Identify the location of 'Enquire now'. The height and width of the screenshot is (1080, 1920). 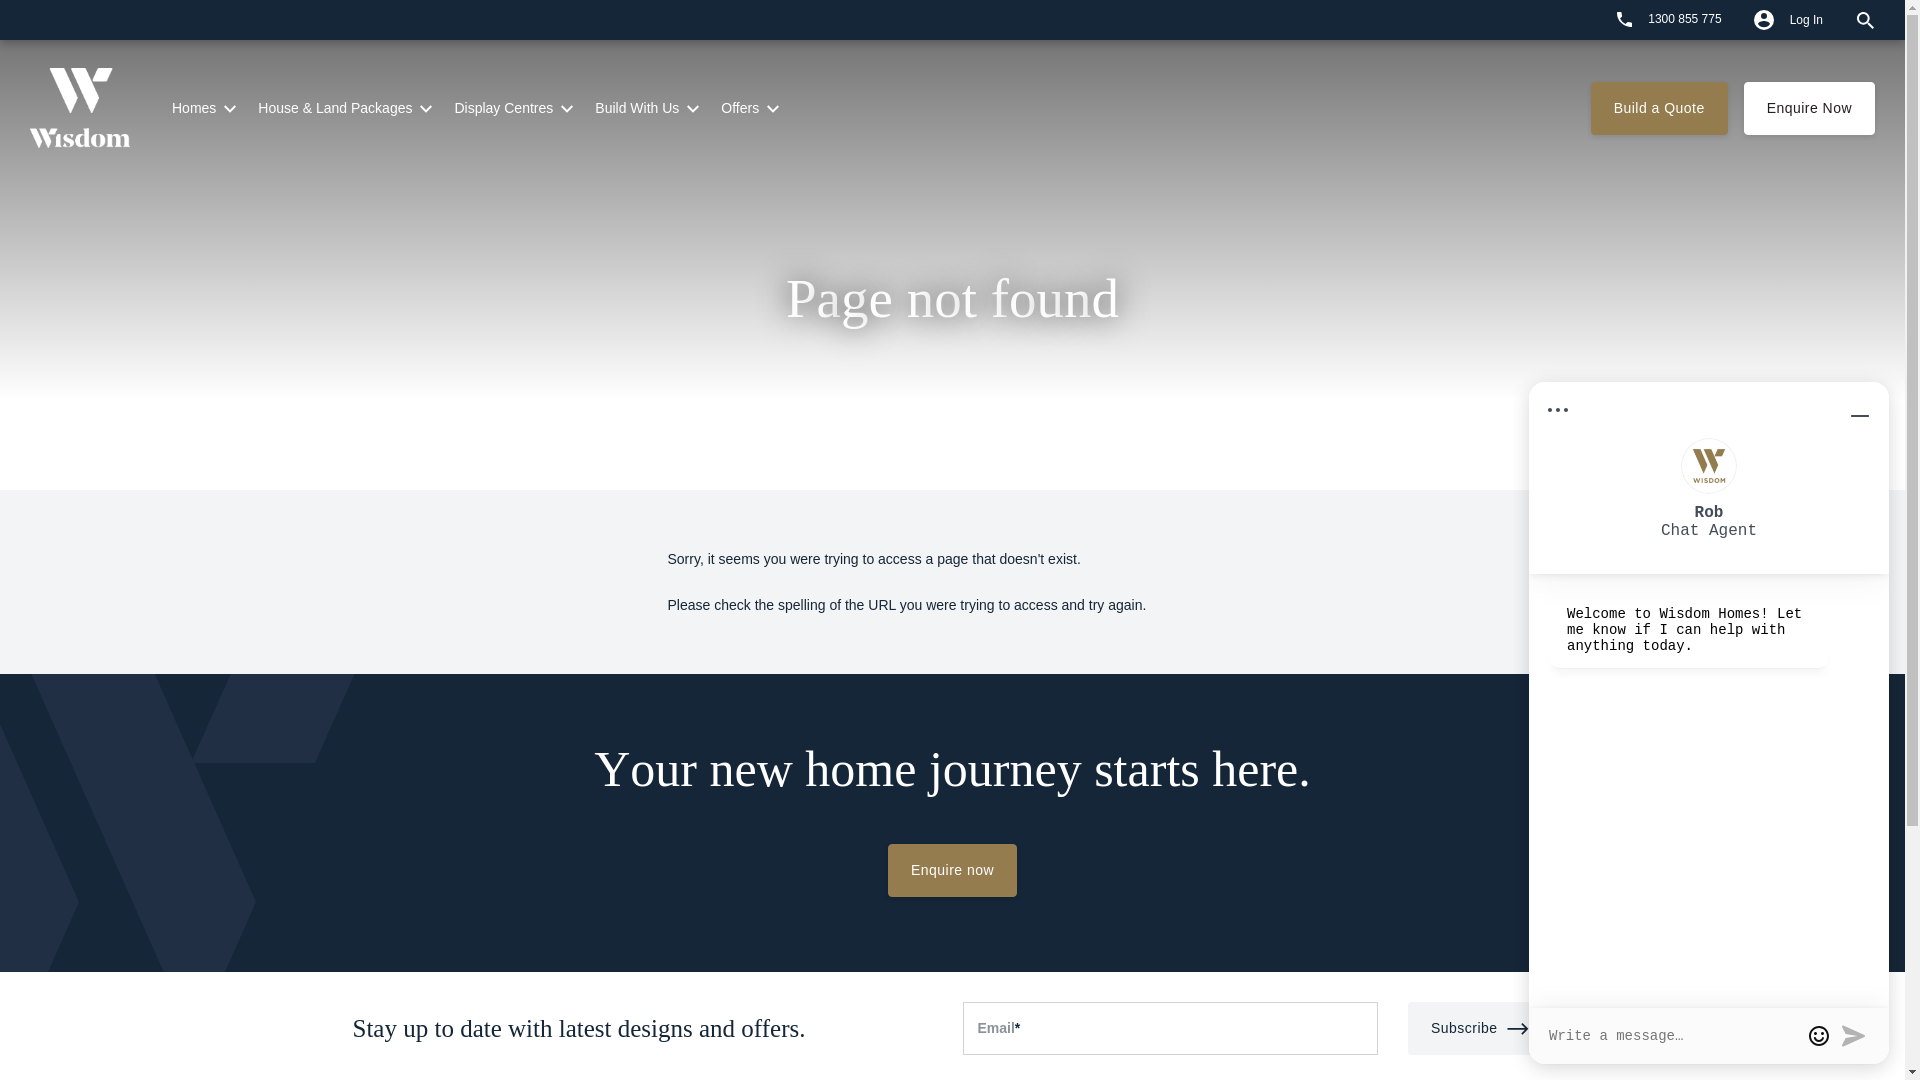
(951, 869).